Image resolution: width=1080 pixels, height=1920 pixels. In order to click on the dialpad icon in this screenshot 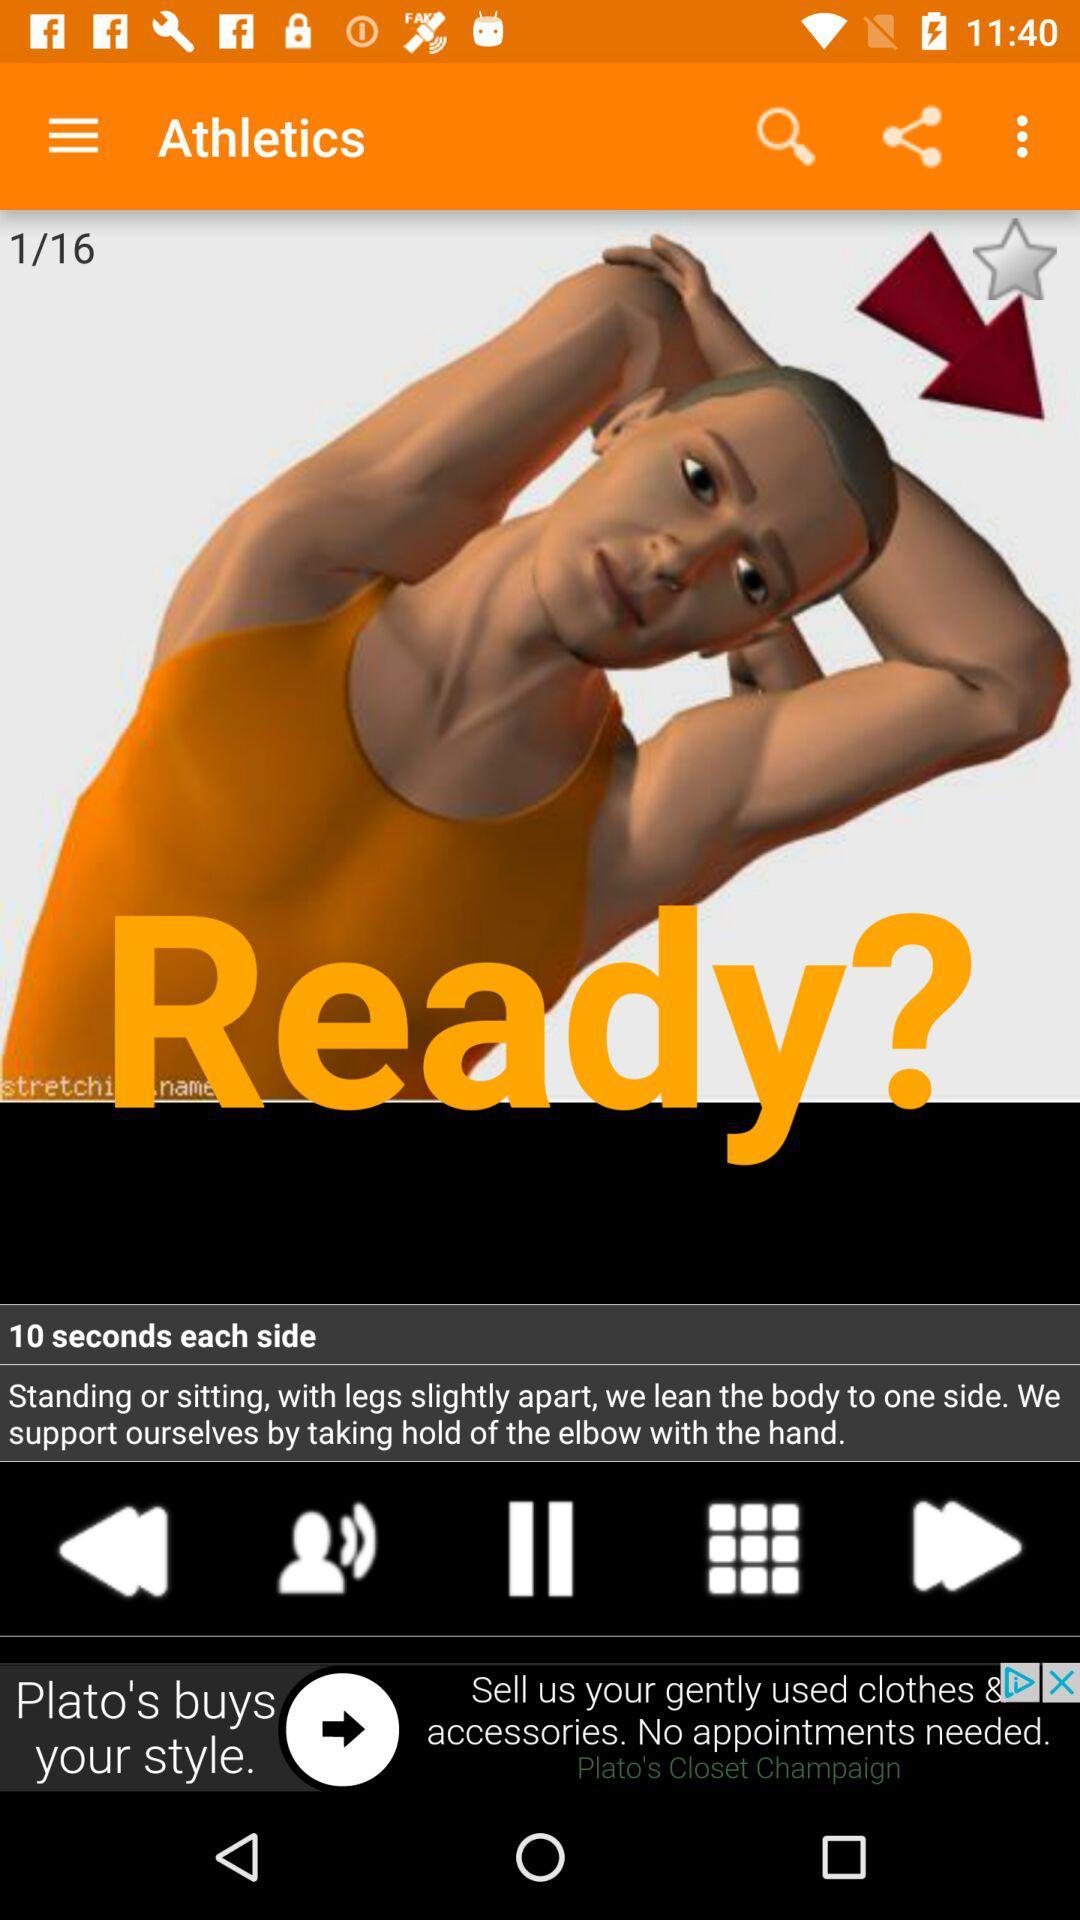, I will do `click(753, 1547)`.